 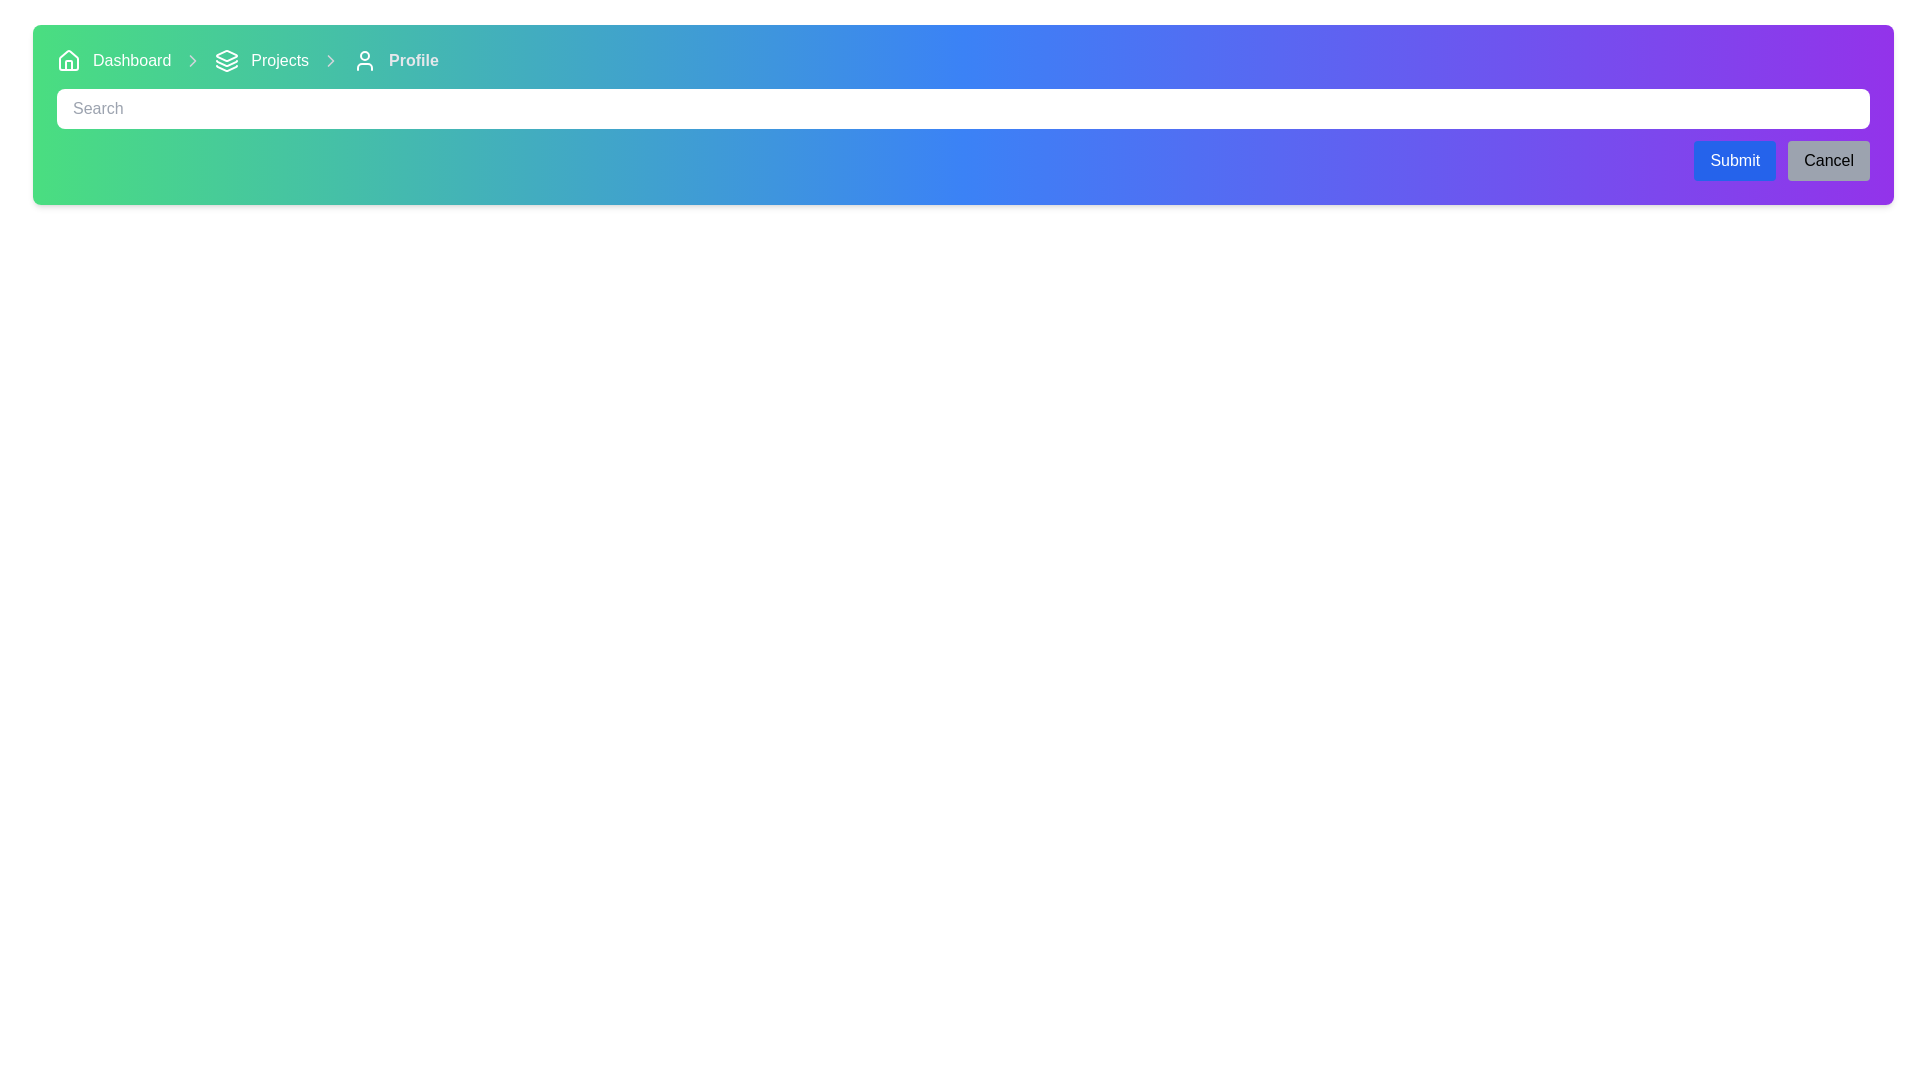 What do you see at coordinates (279, 60) in the screenshot?
I see `the third textual link in the horizontal navigation bar` at bounding box center [279, 60].